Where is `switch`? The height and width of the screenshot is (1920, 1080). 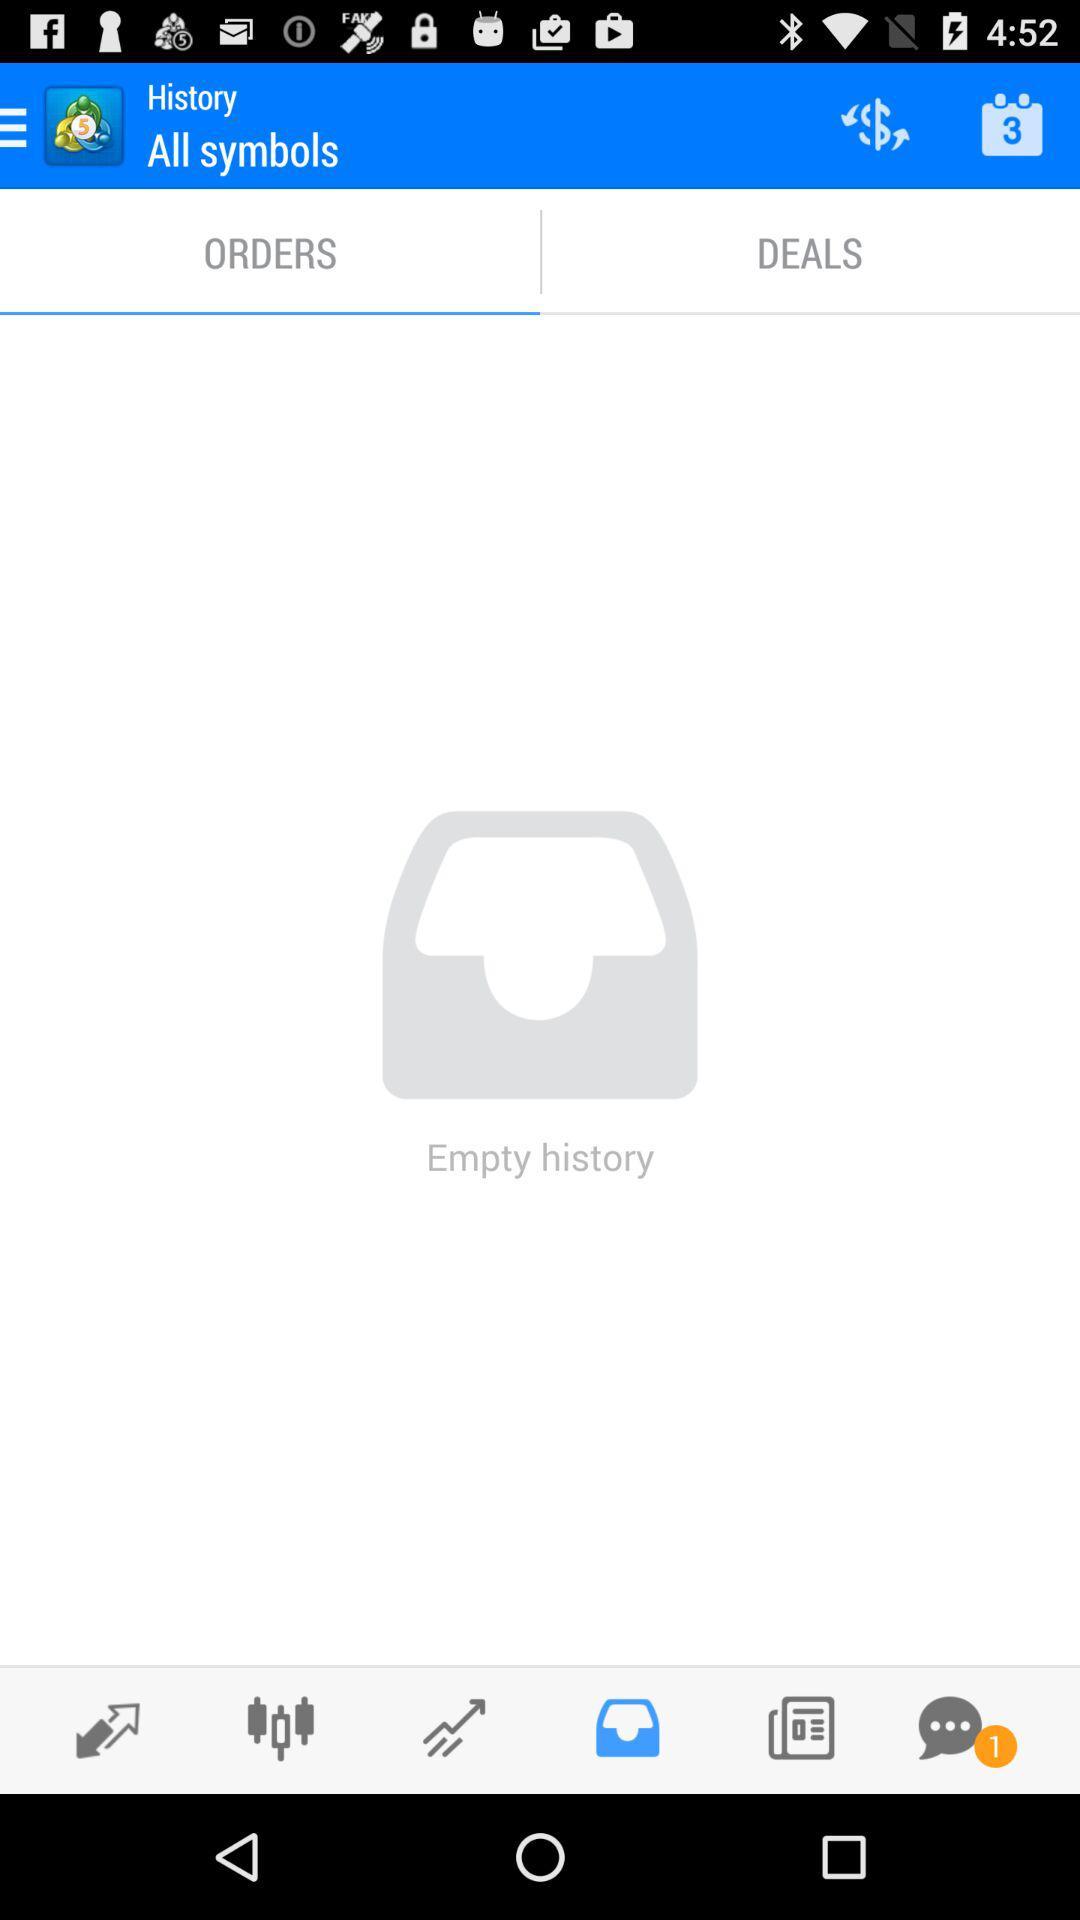
switch is located at coordinates (97, 1728).